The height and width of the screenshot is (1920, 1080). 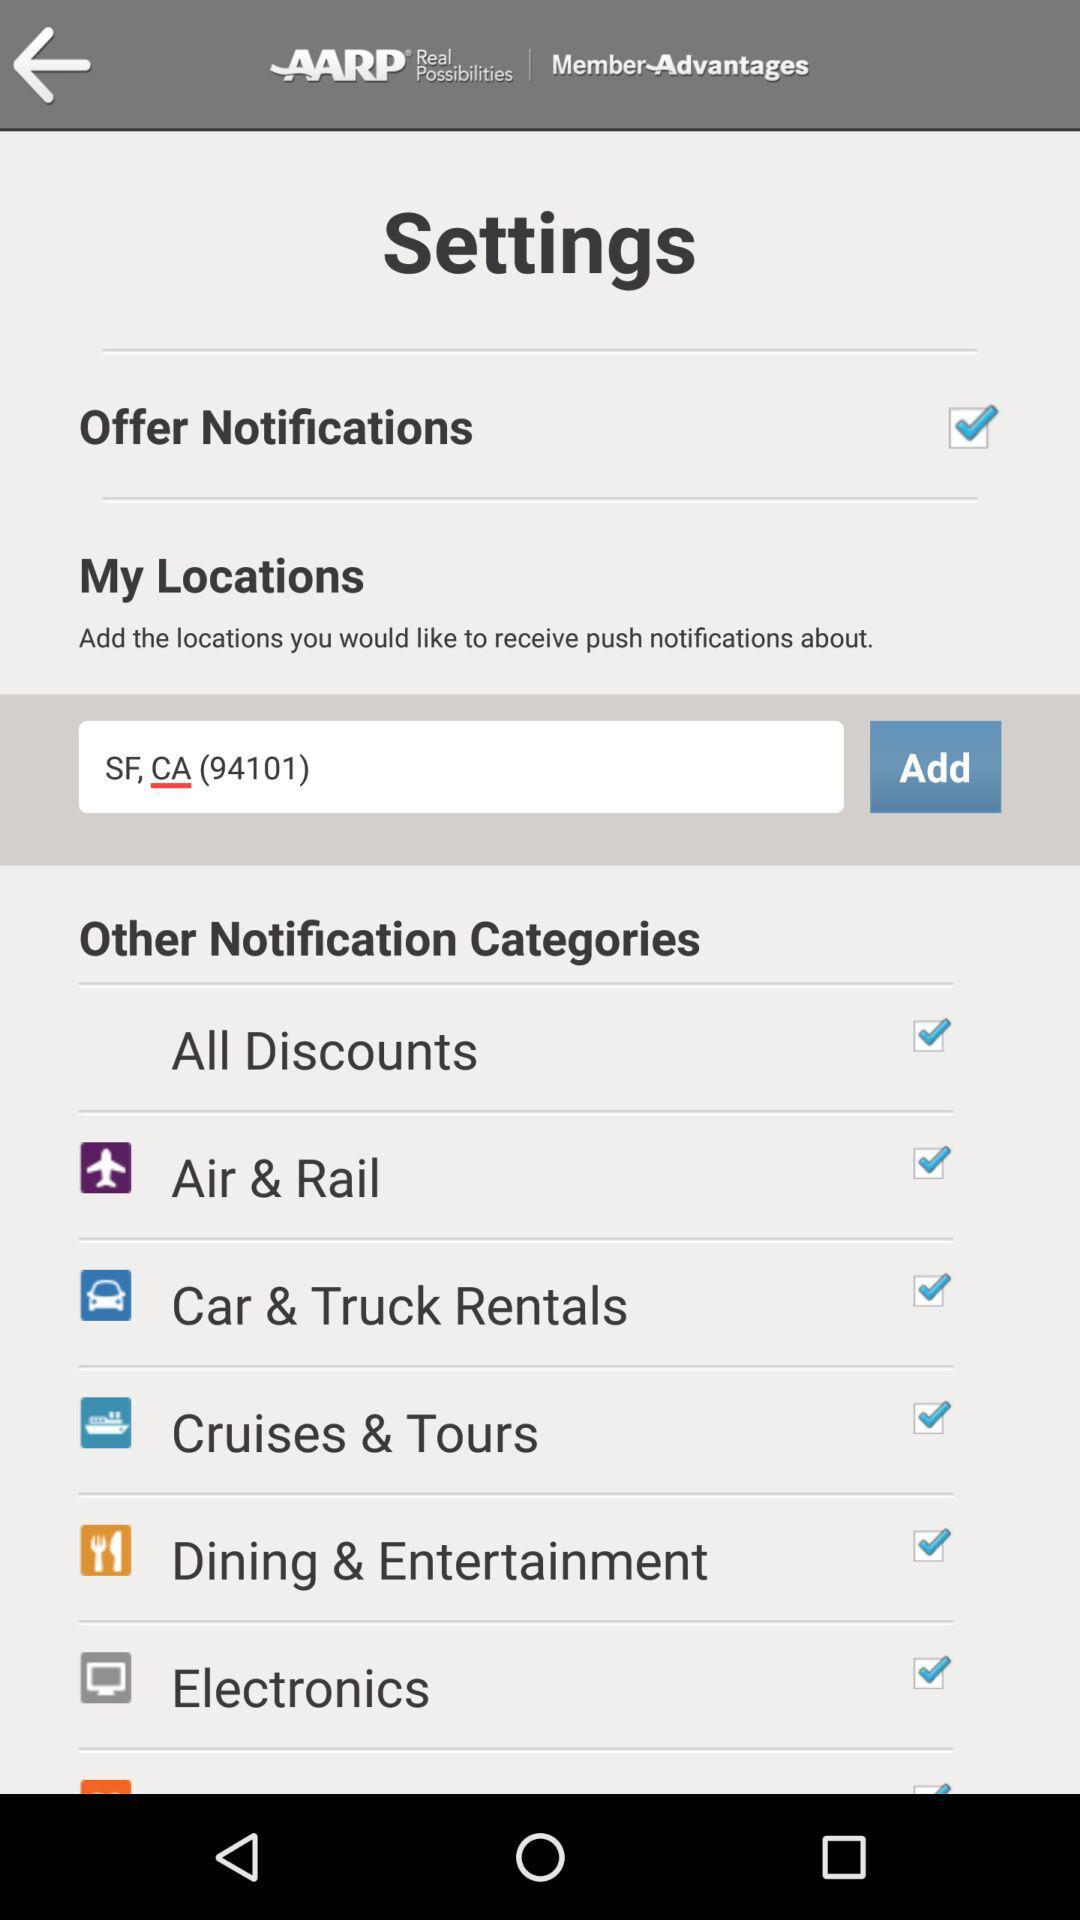 What do you see at coordinates (51, 70) in the screenshot?
I see `the arrow_backward icon` at bounding box center [51, 70].